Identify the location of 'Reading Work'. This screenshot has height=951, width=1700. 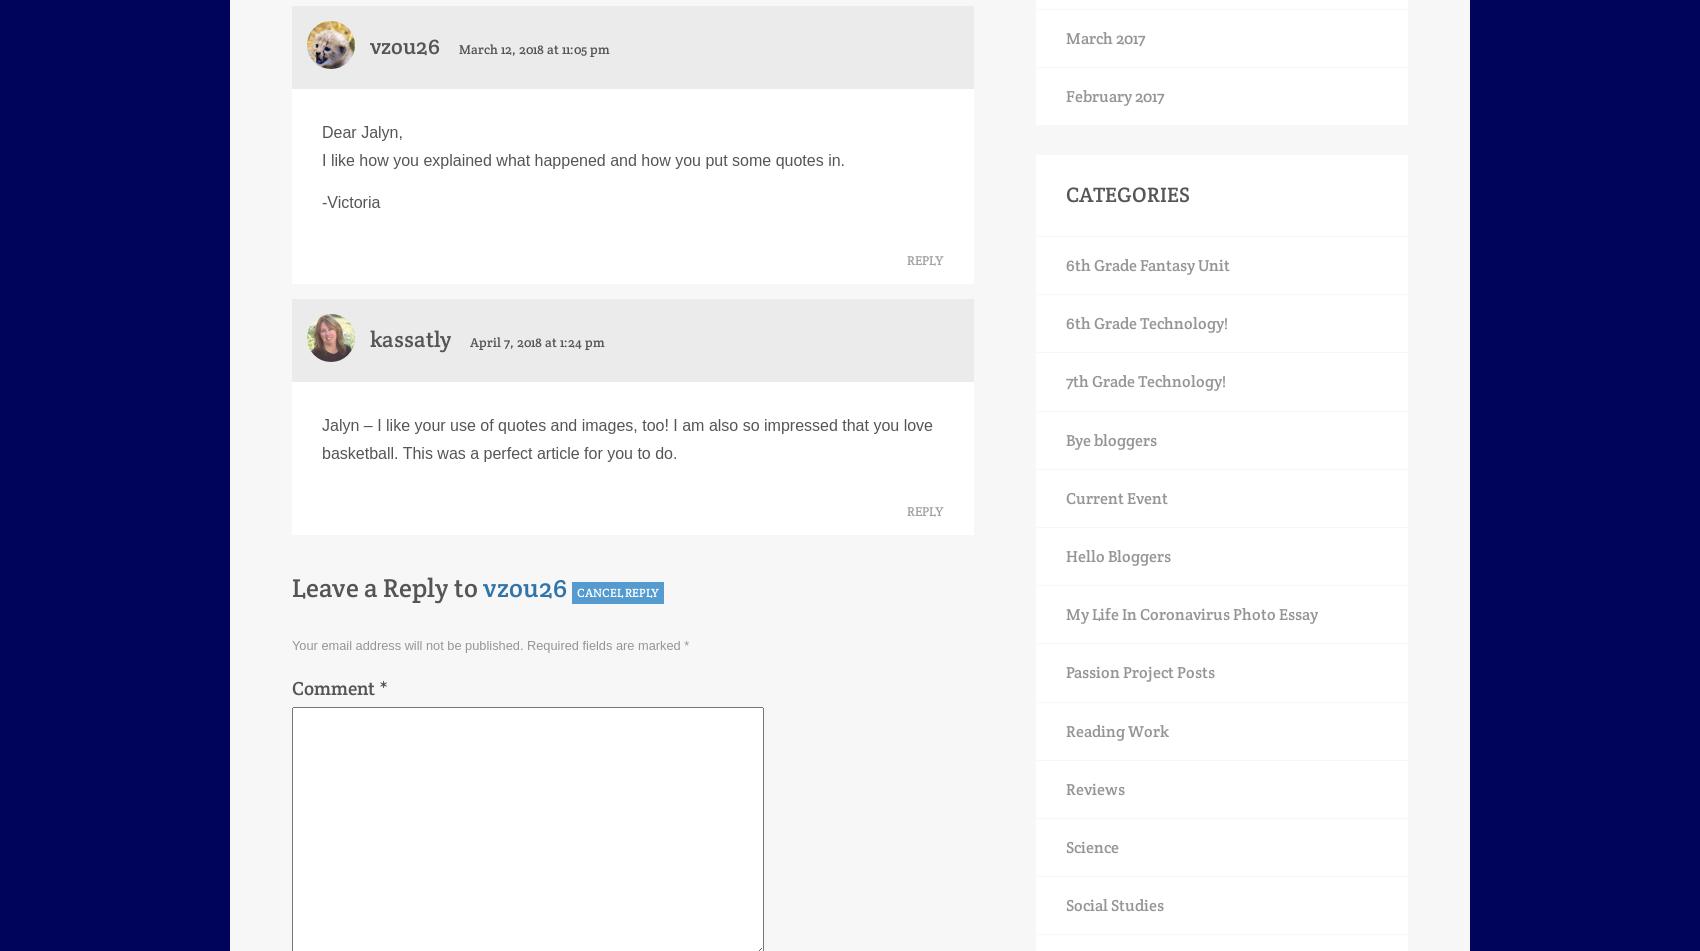
(1066, 729).